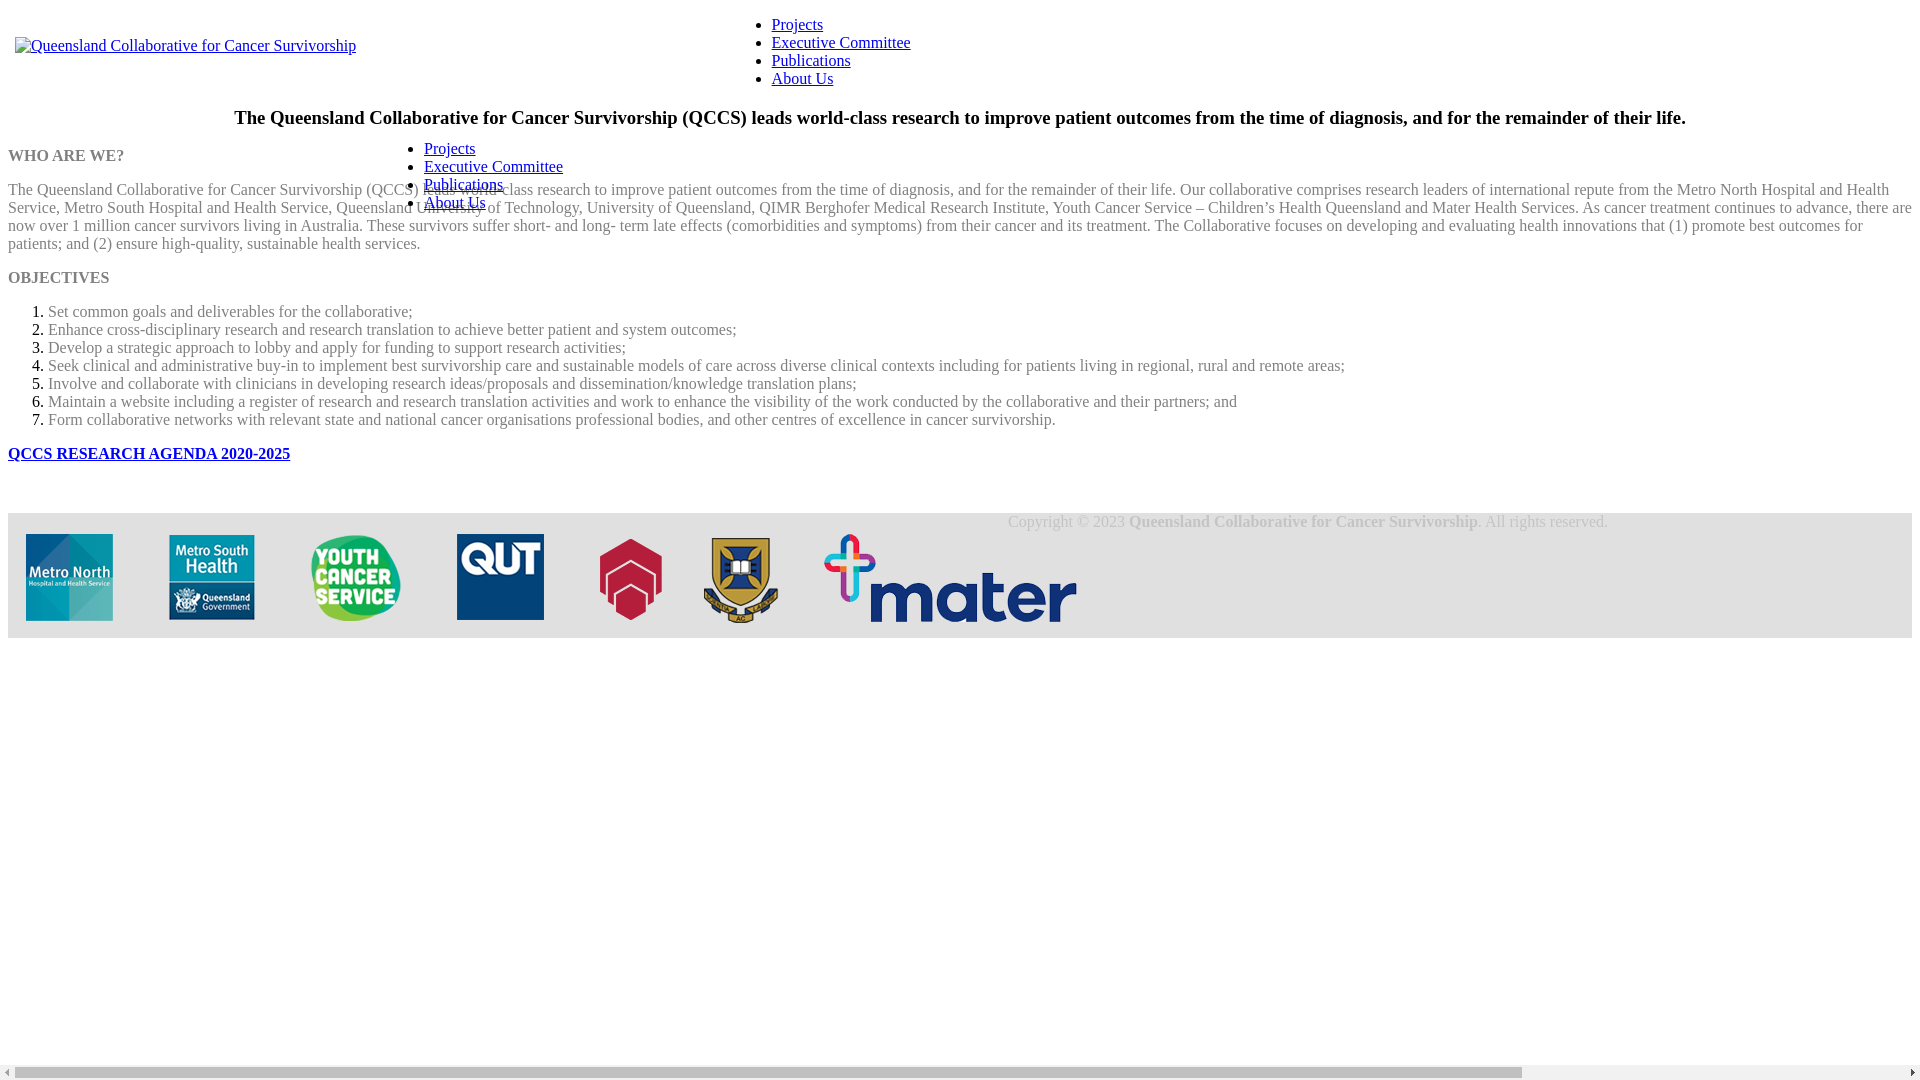 The image size is (1920, 1080). I want to click on 'About Us', so click(454, 202).